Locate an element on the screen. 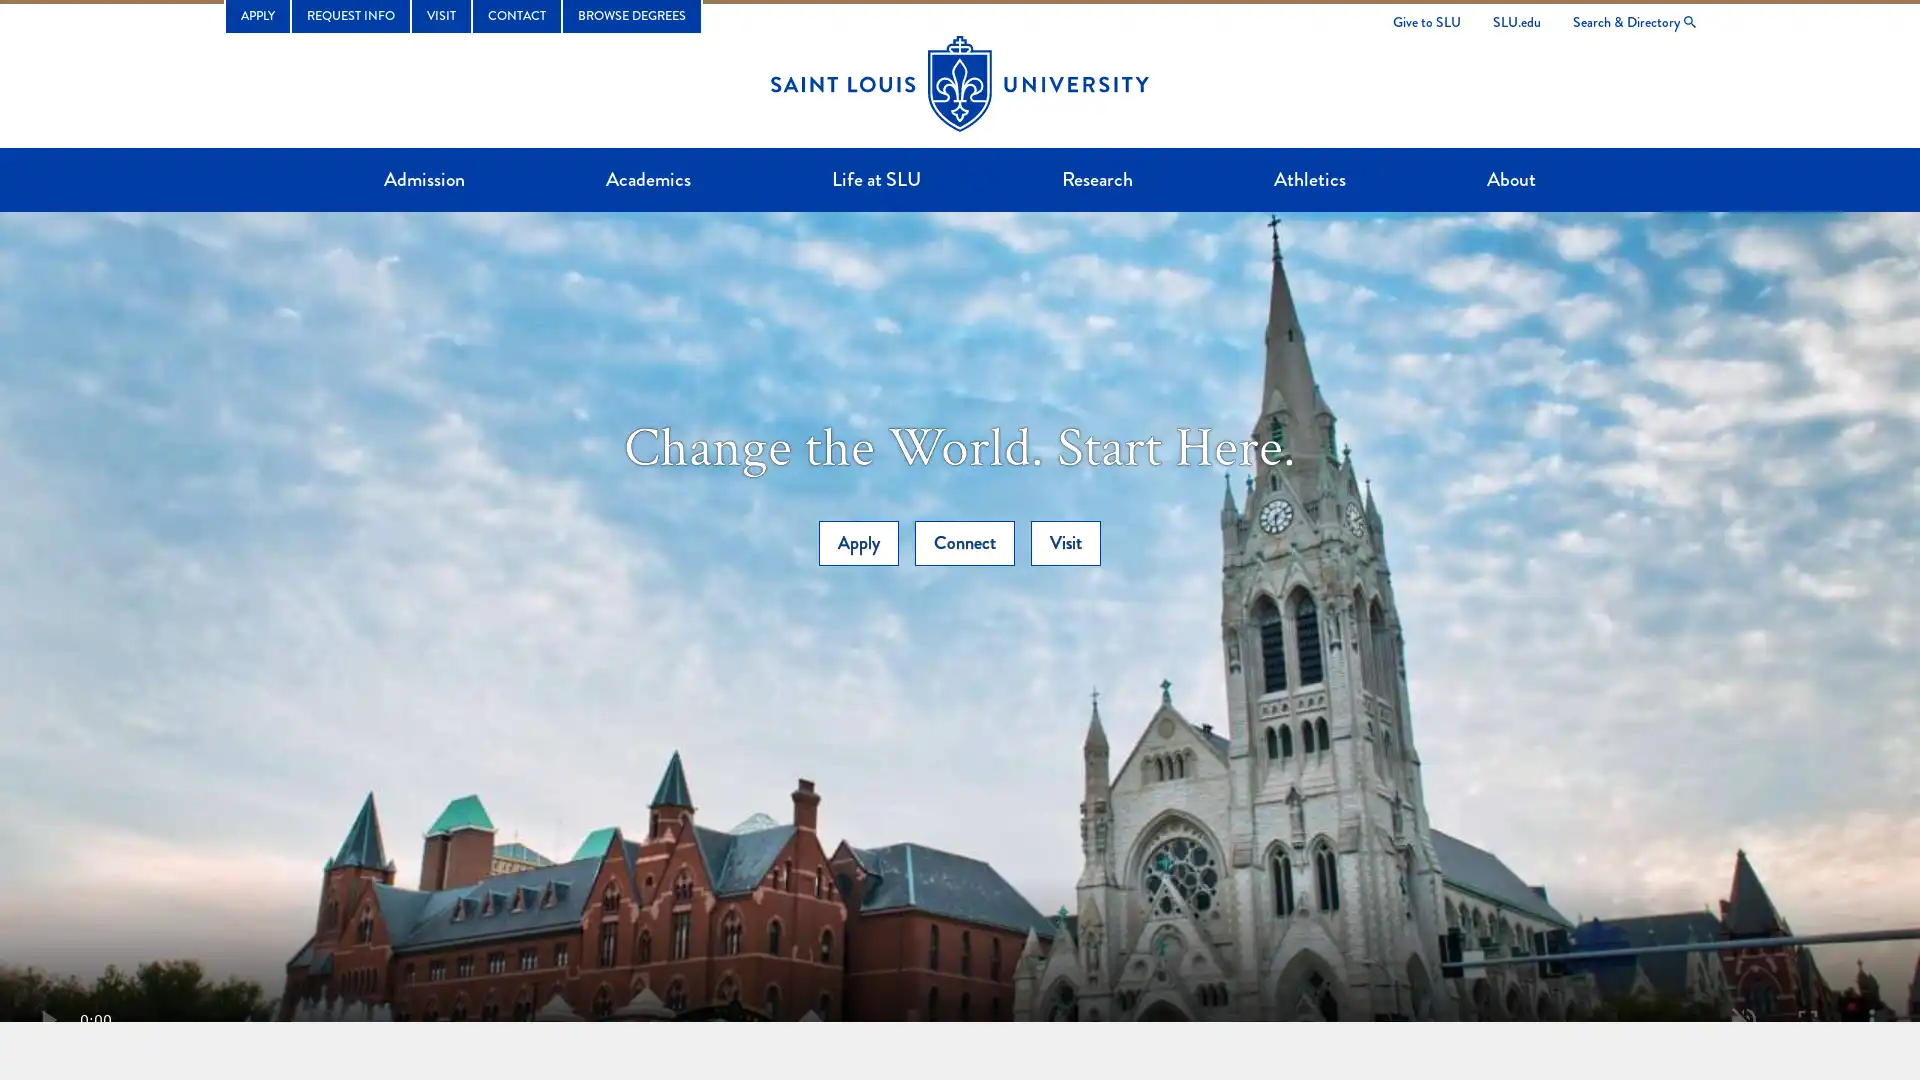  play is located at coordinates (48, 1019).